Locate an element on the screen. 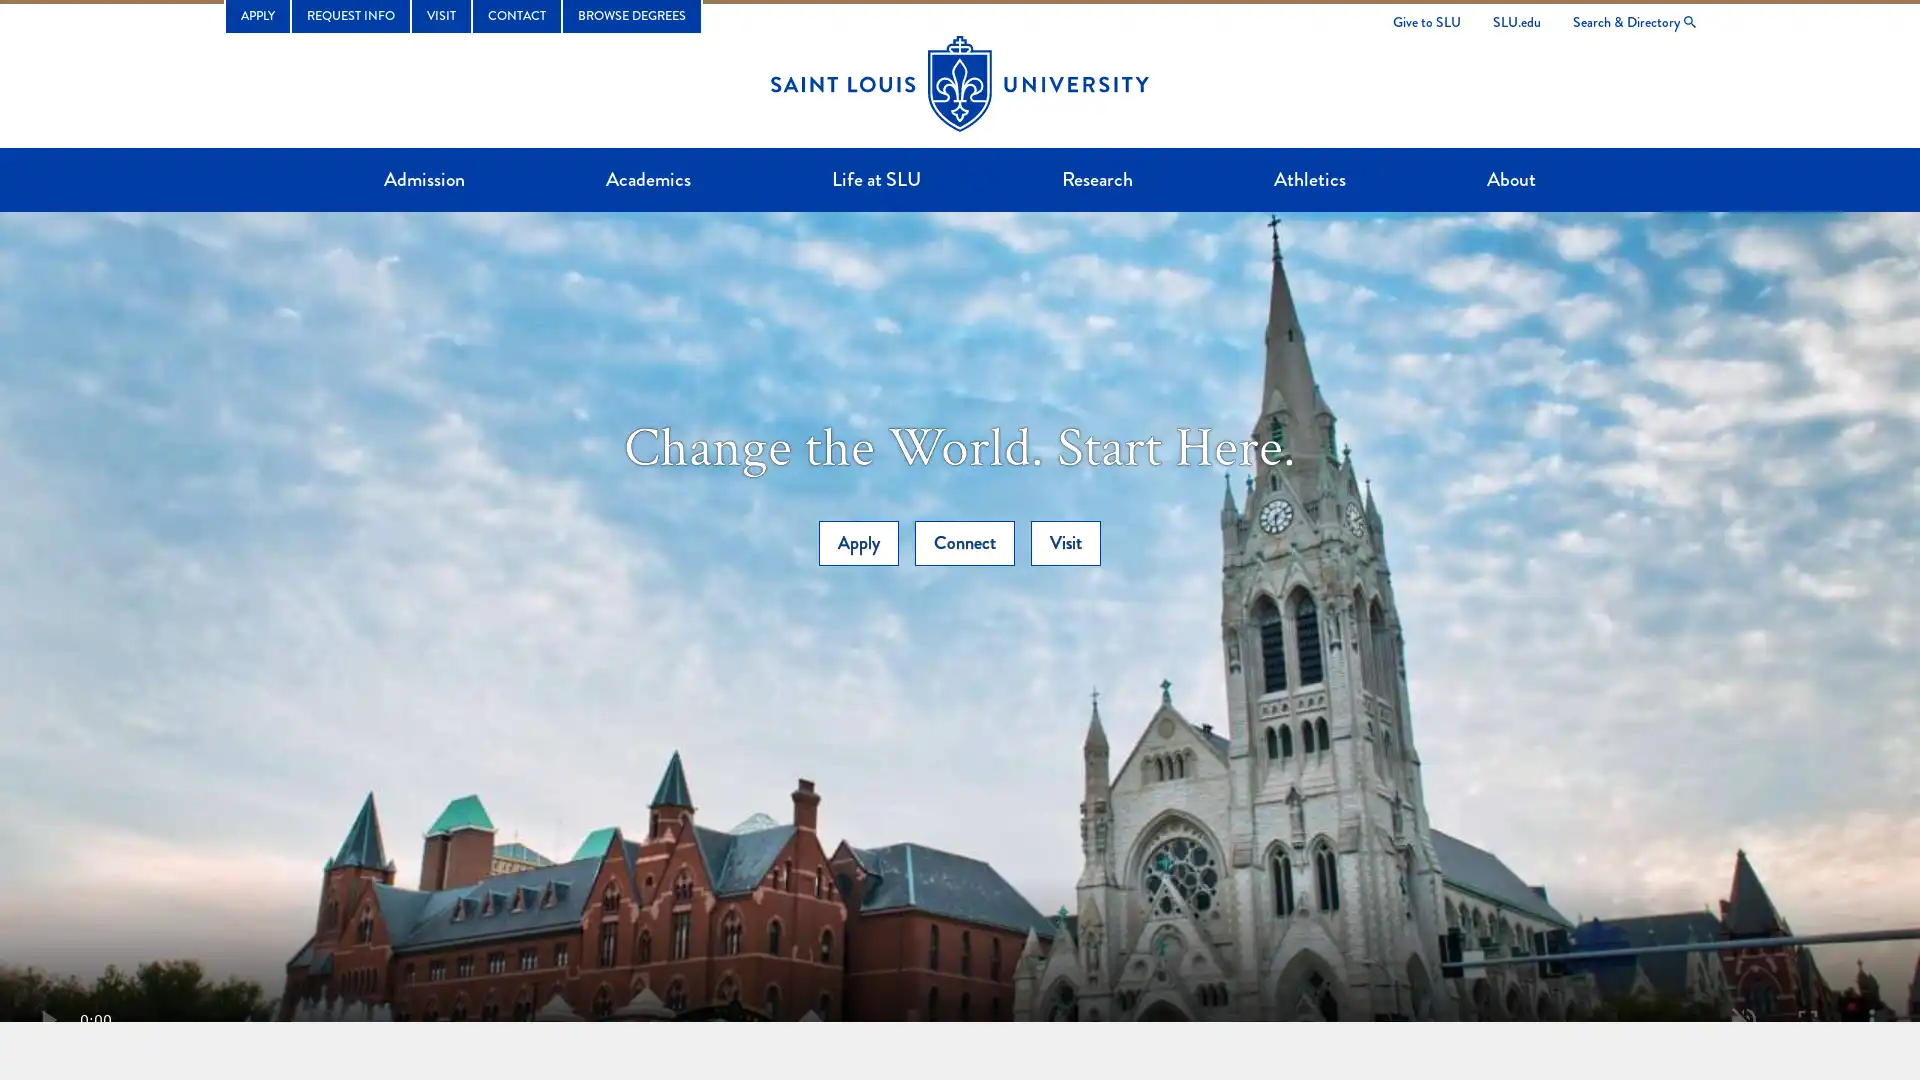  play is located at coordinates (48, 1019).